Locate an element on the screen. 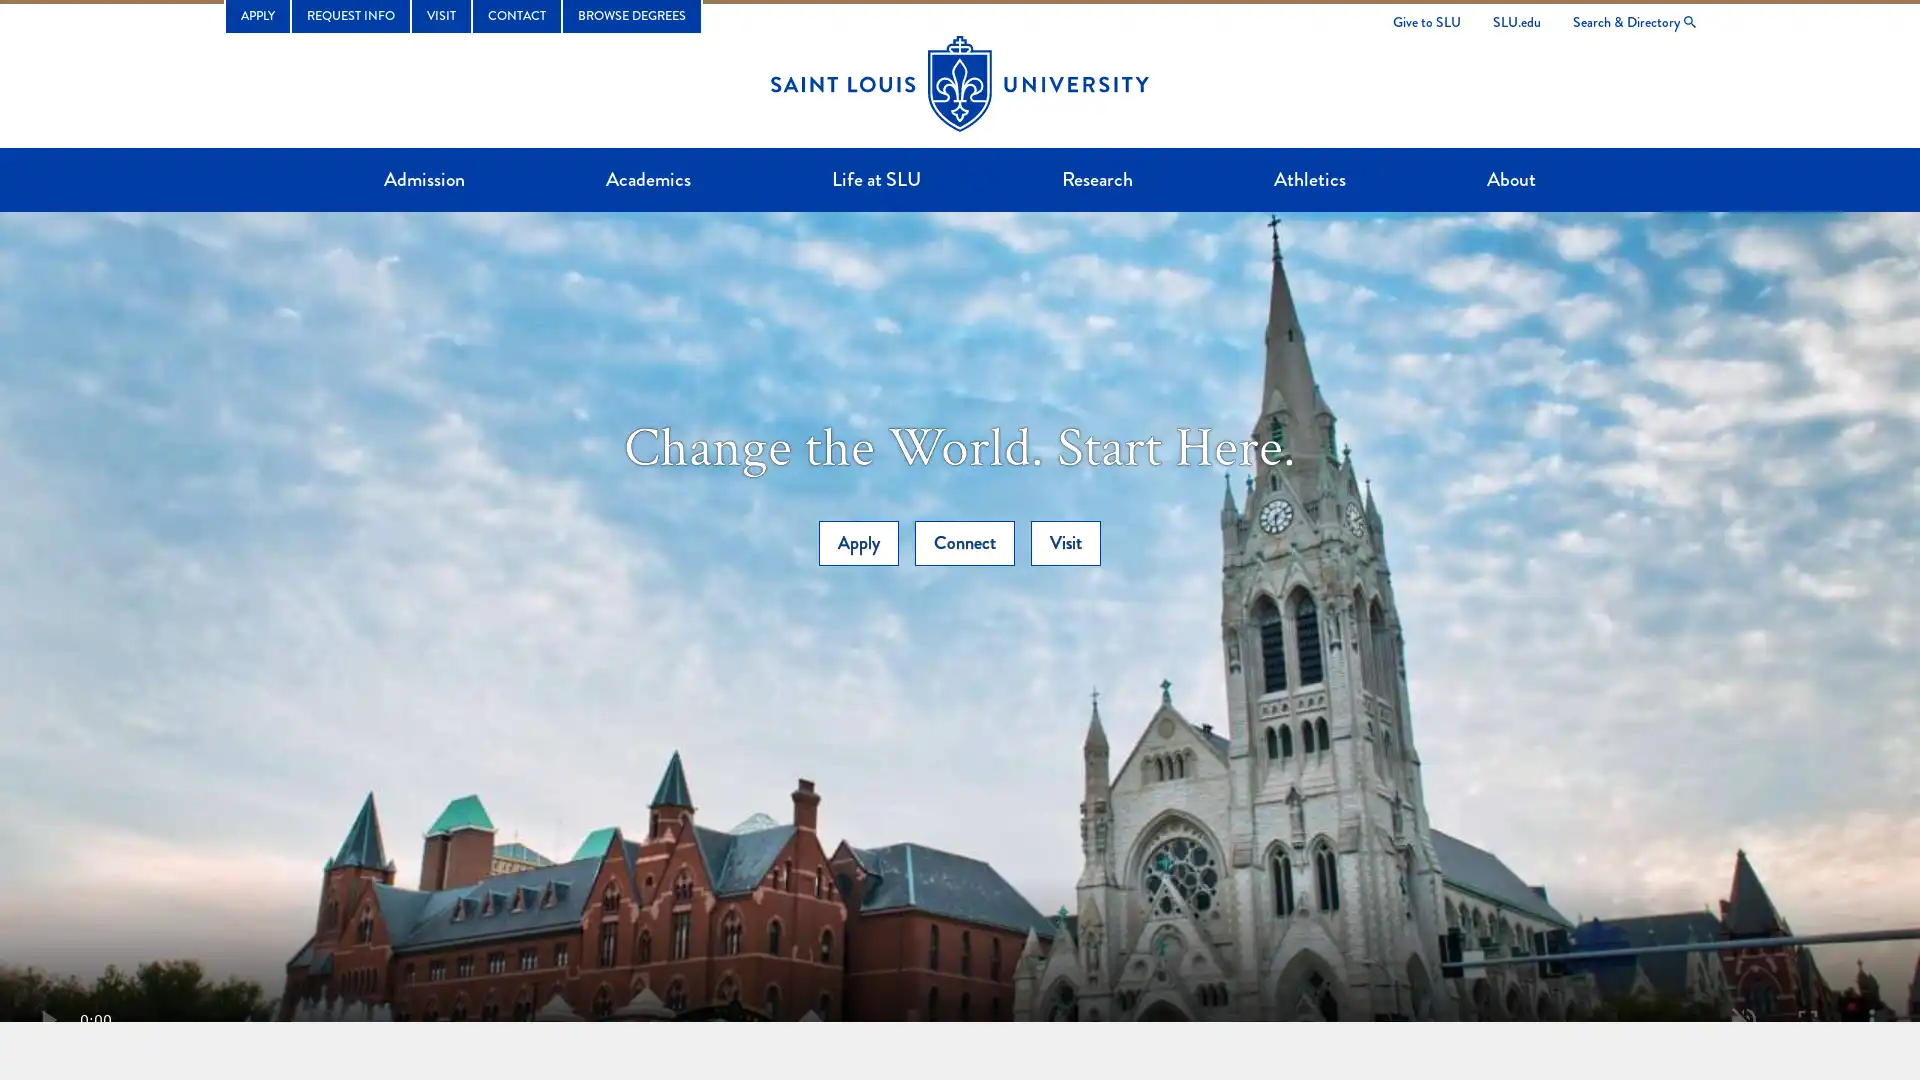  play is located at coordinates (48, 1019).